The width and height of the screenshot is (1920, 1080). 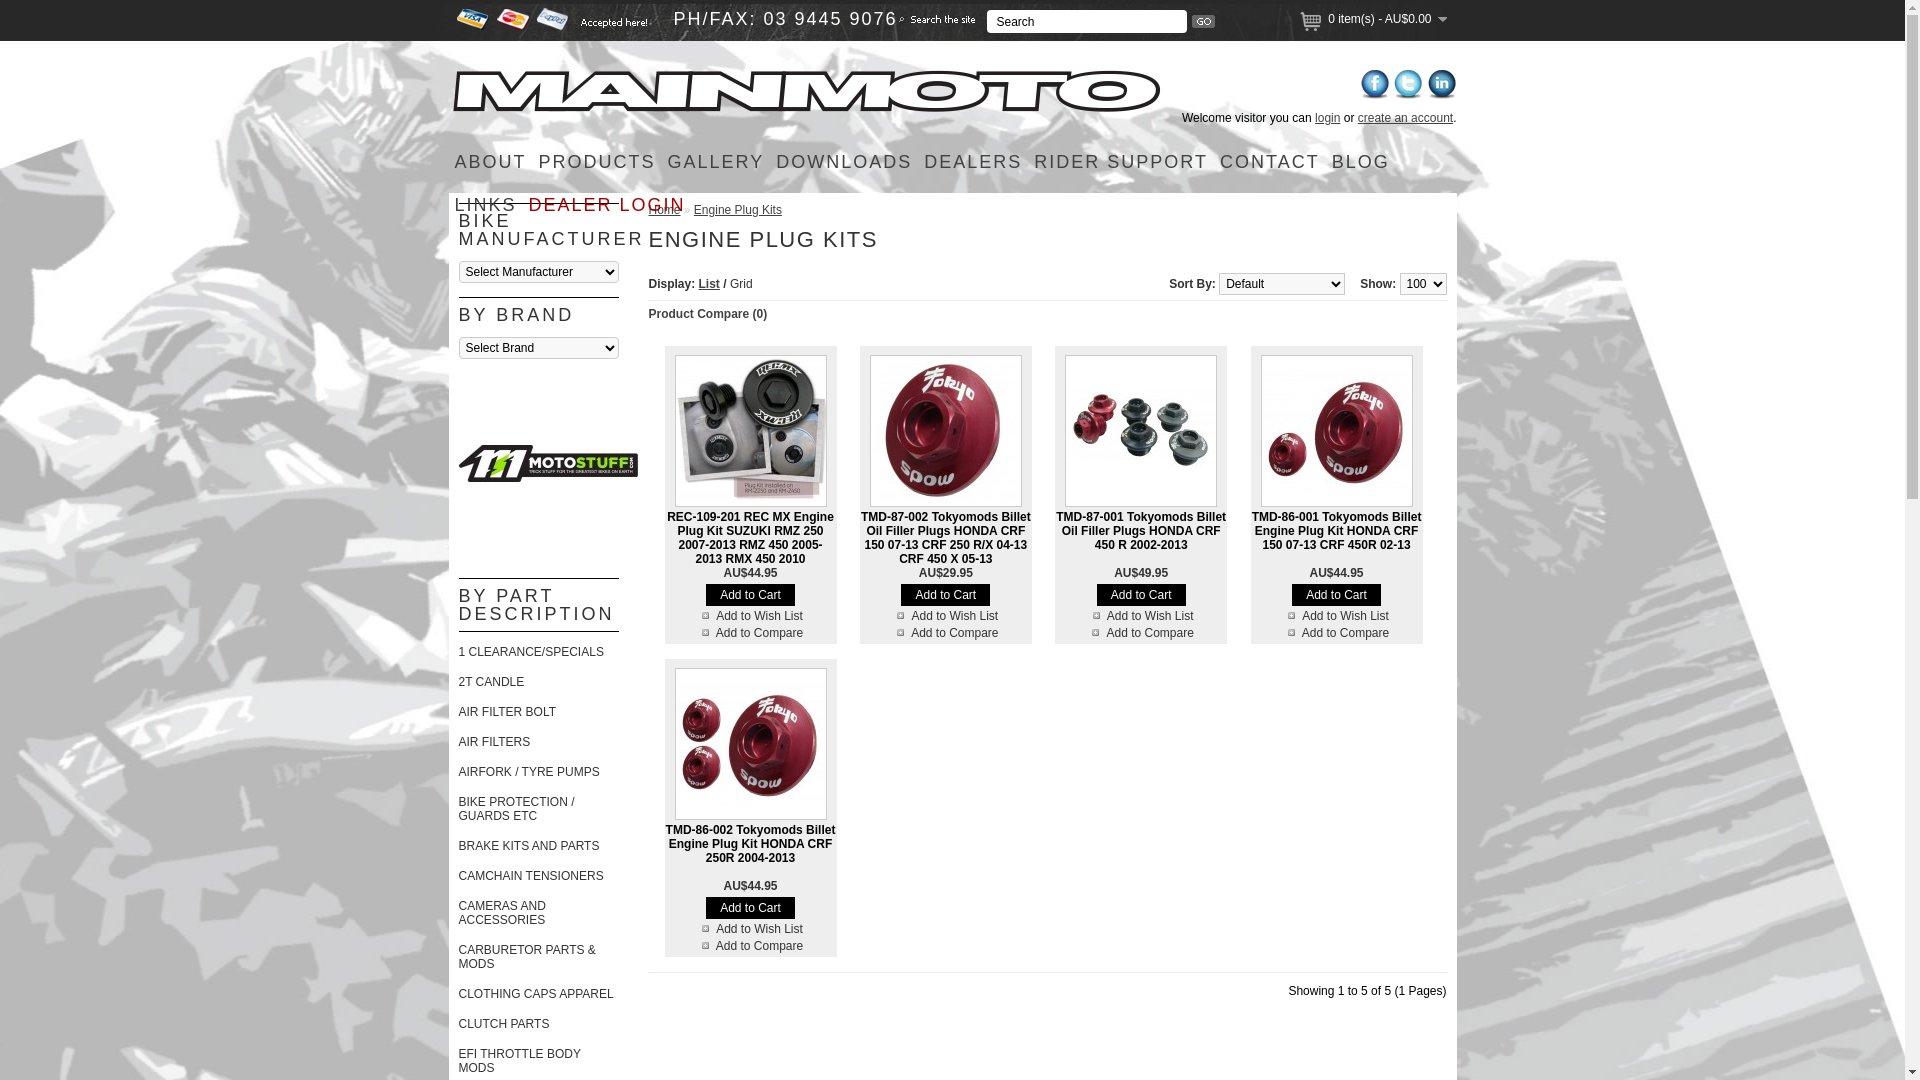 What do you see at coordinates (530, 651) in the screenshot?
I see `'1 CLEARANCE/SPECIALS'` at bounding box center [530, 651].